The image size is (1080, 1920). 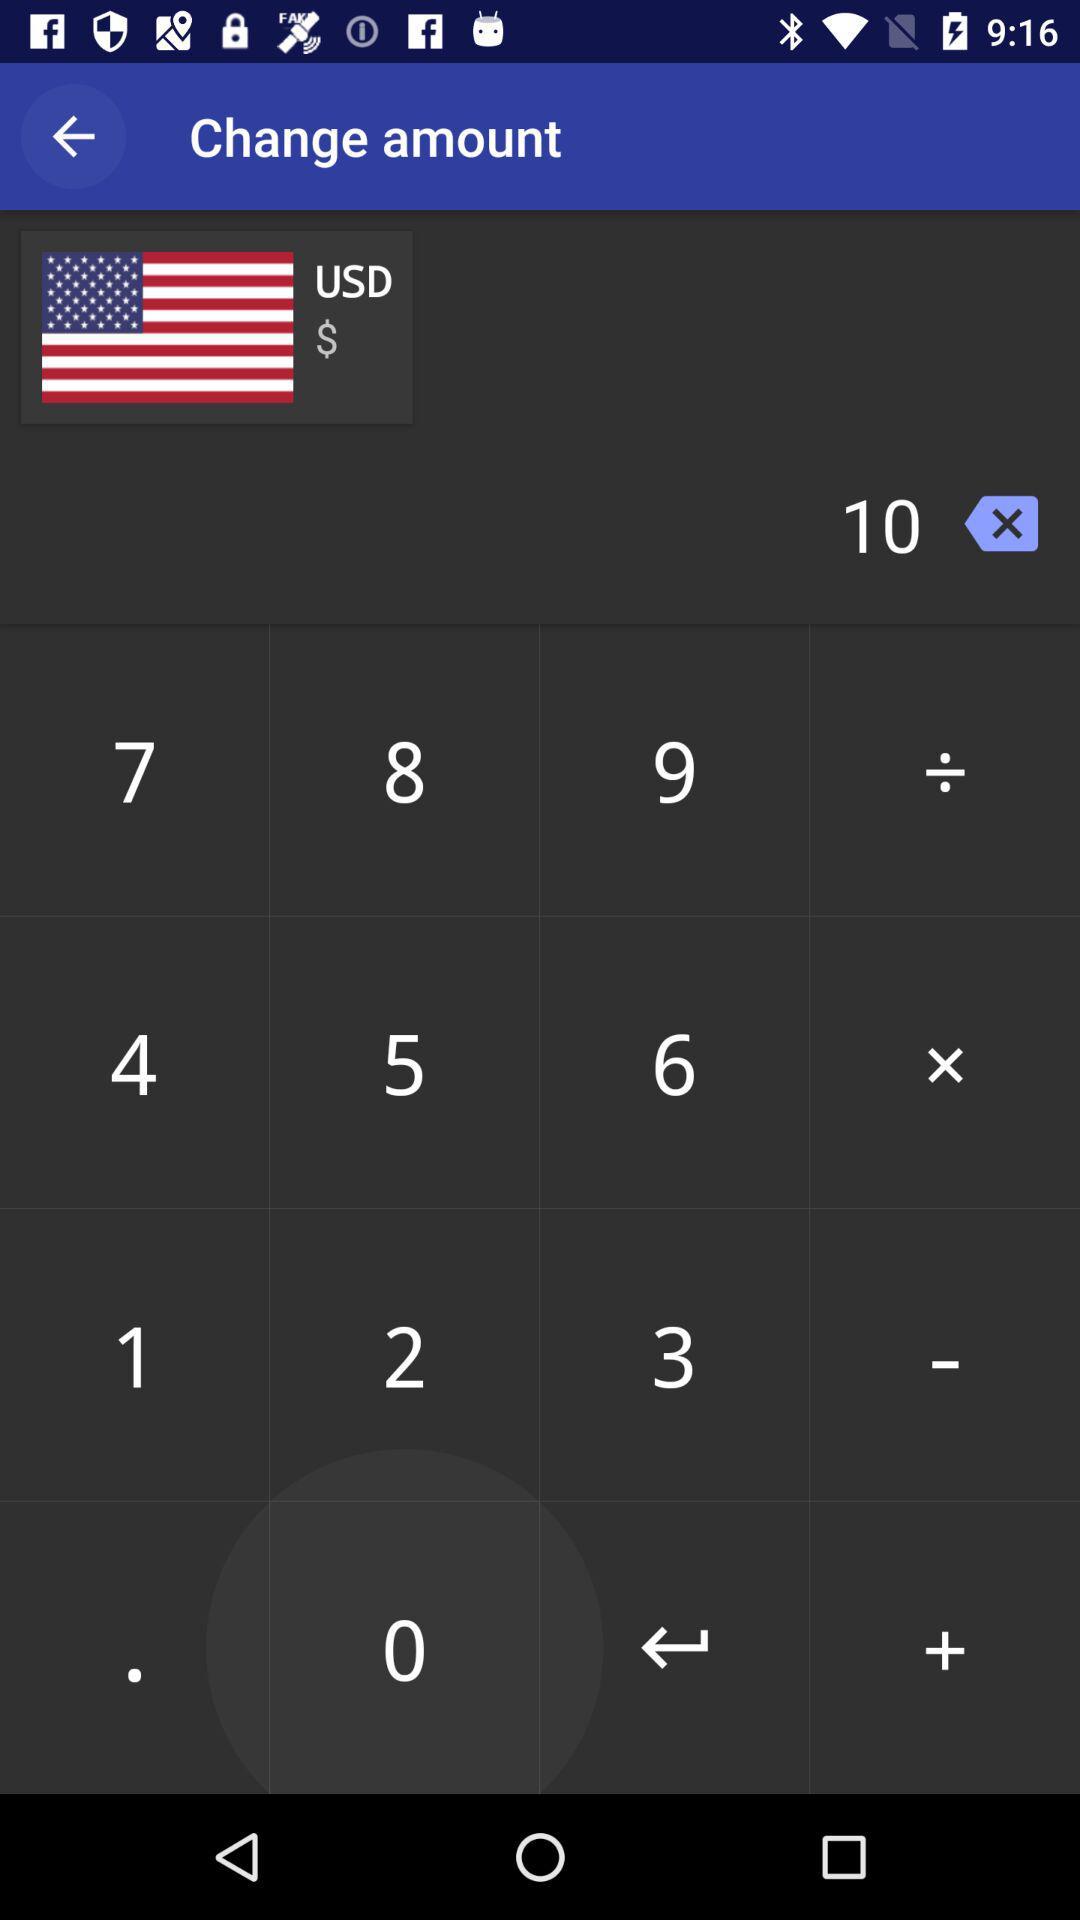 What do you see at coordinates (134, 768) in the screenshot?
I see `7 item` at bounding box center [134, 768].